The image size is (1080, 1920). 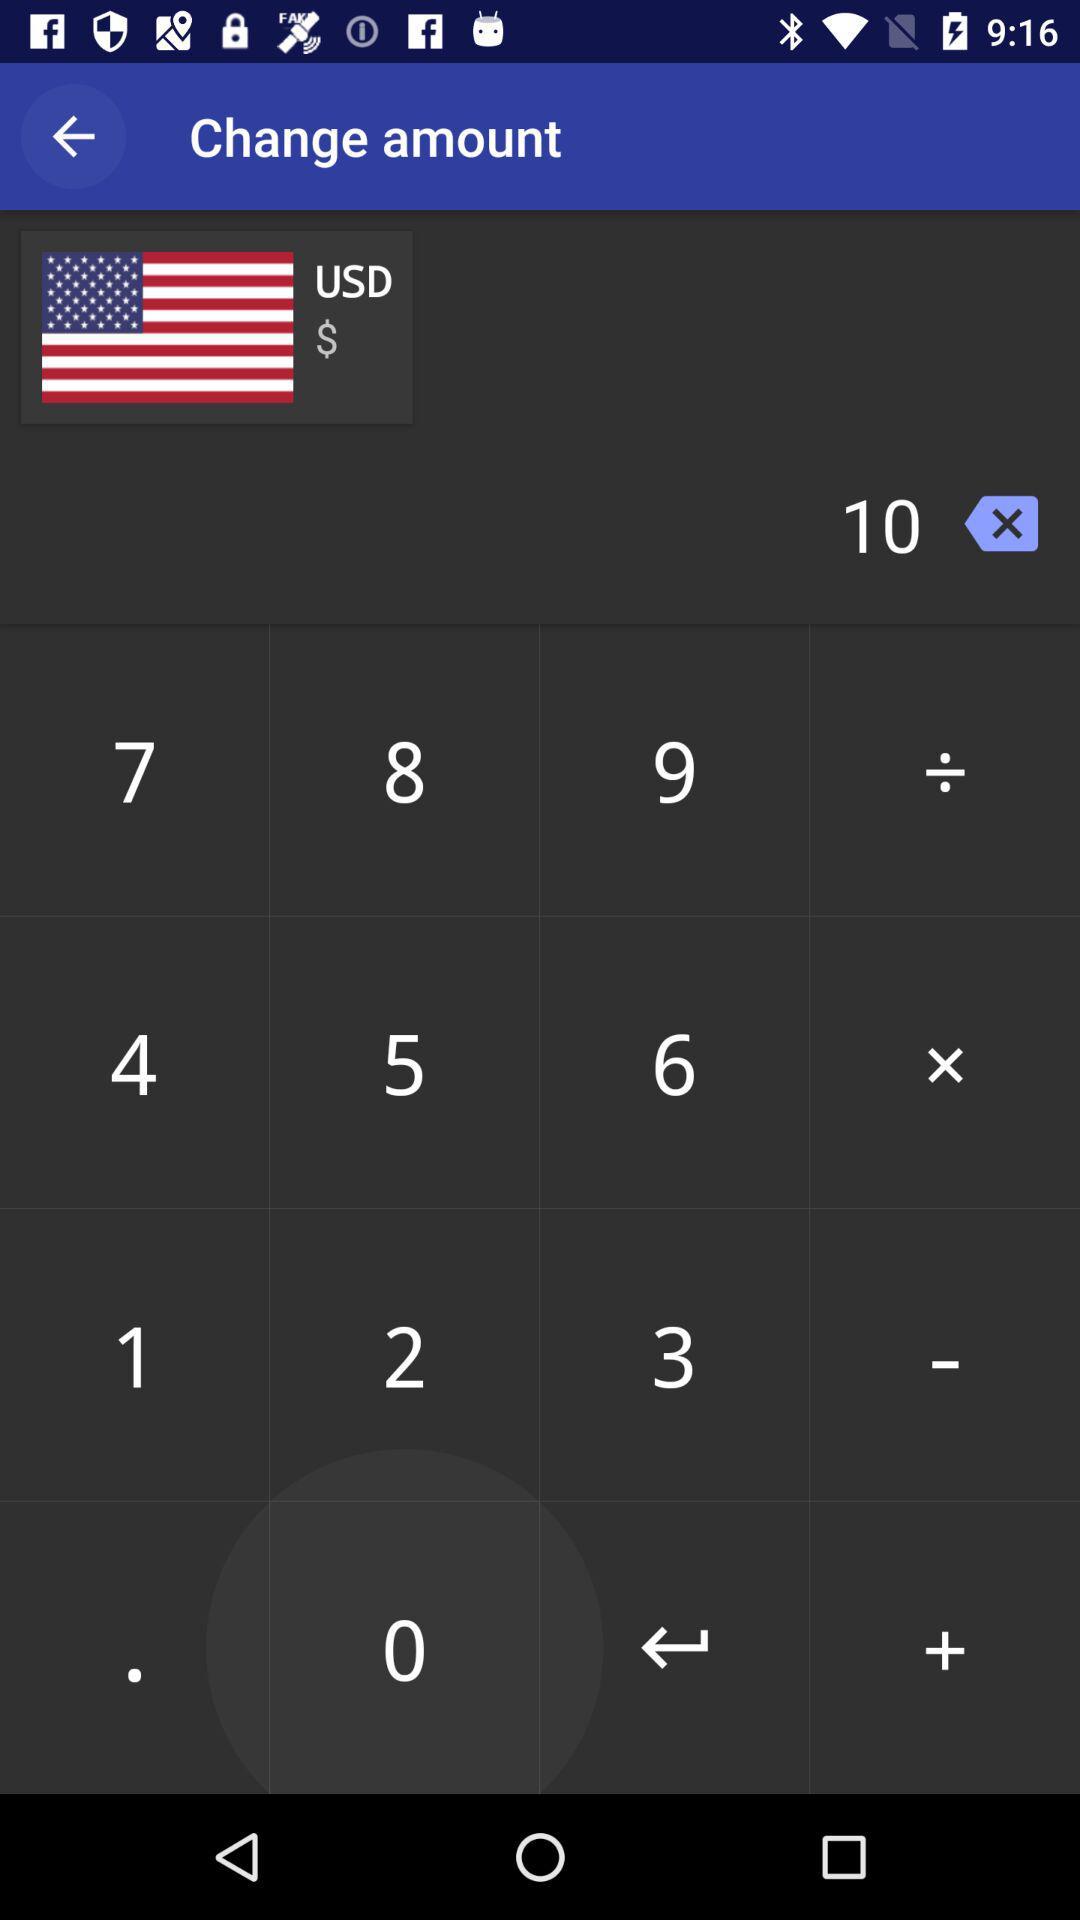 What do you see at coordinates (134, 768) in the screenshot?
I see `7 item` at bounding box center [134, 768].